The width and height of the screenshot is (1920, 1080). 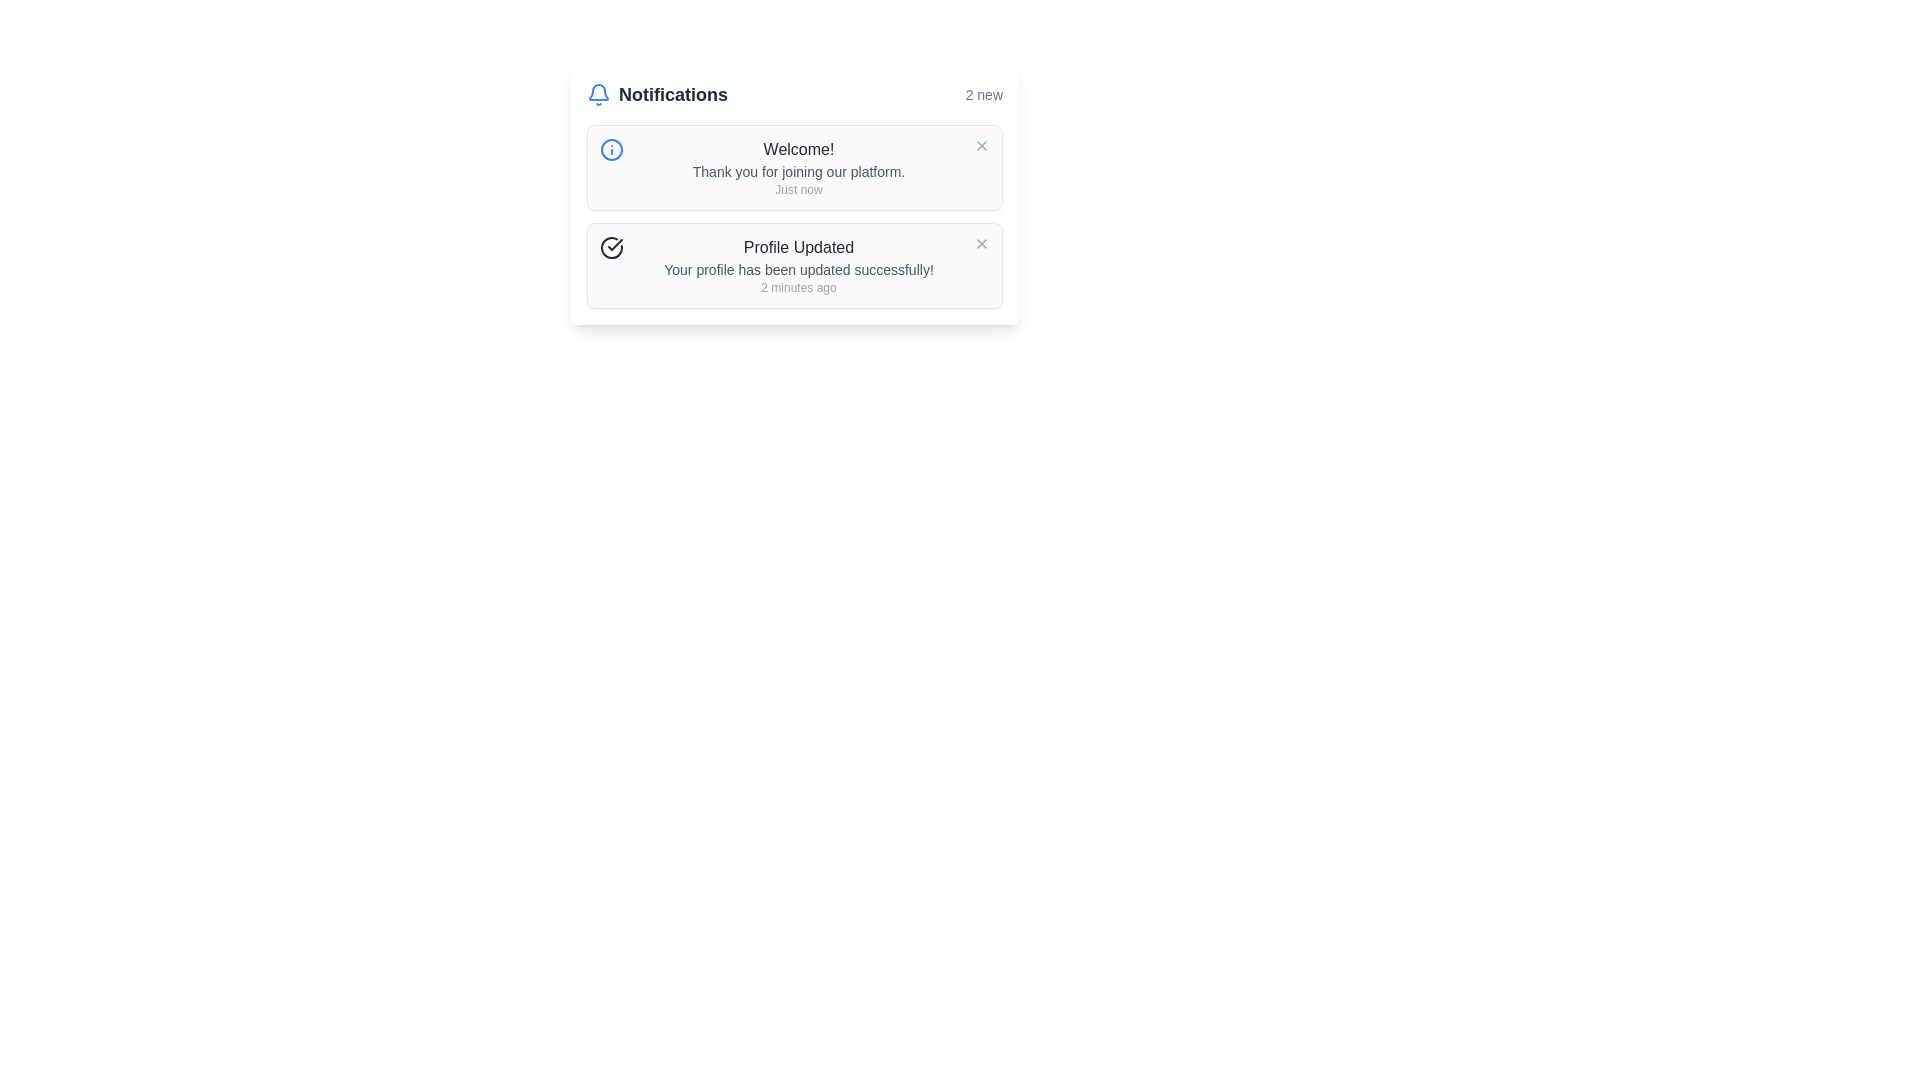 What do you see at coordinates (982, 145) in the screenshot?
I see `the close icon button located at the top-right corner of the 'Welcome!' notification card` at bounding box center [982, 145].